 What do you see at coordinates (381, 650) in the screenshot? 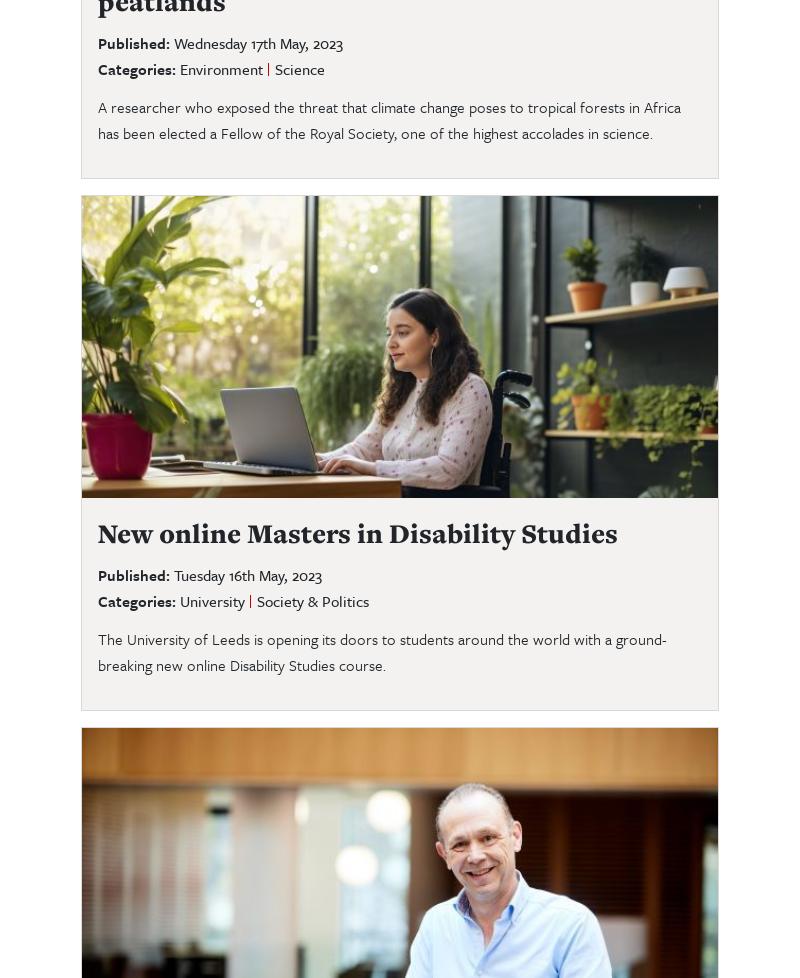
I see `'The University of Leeds is opening its doors to students around the world with a ground-breaking new online Disability Studies course.'` at bounding box center [381, 650].